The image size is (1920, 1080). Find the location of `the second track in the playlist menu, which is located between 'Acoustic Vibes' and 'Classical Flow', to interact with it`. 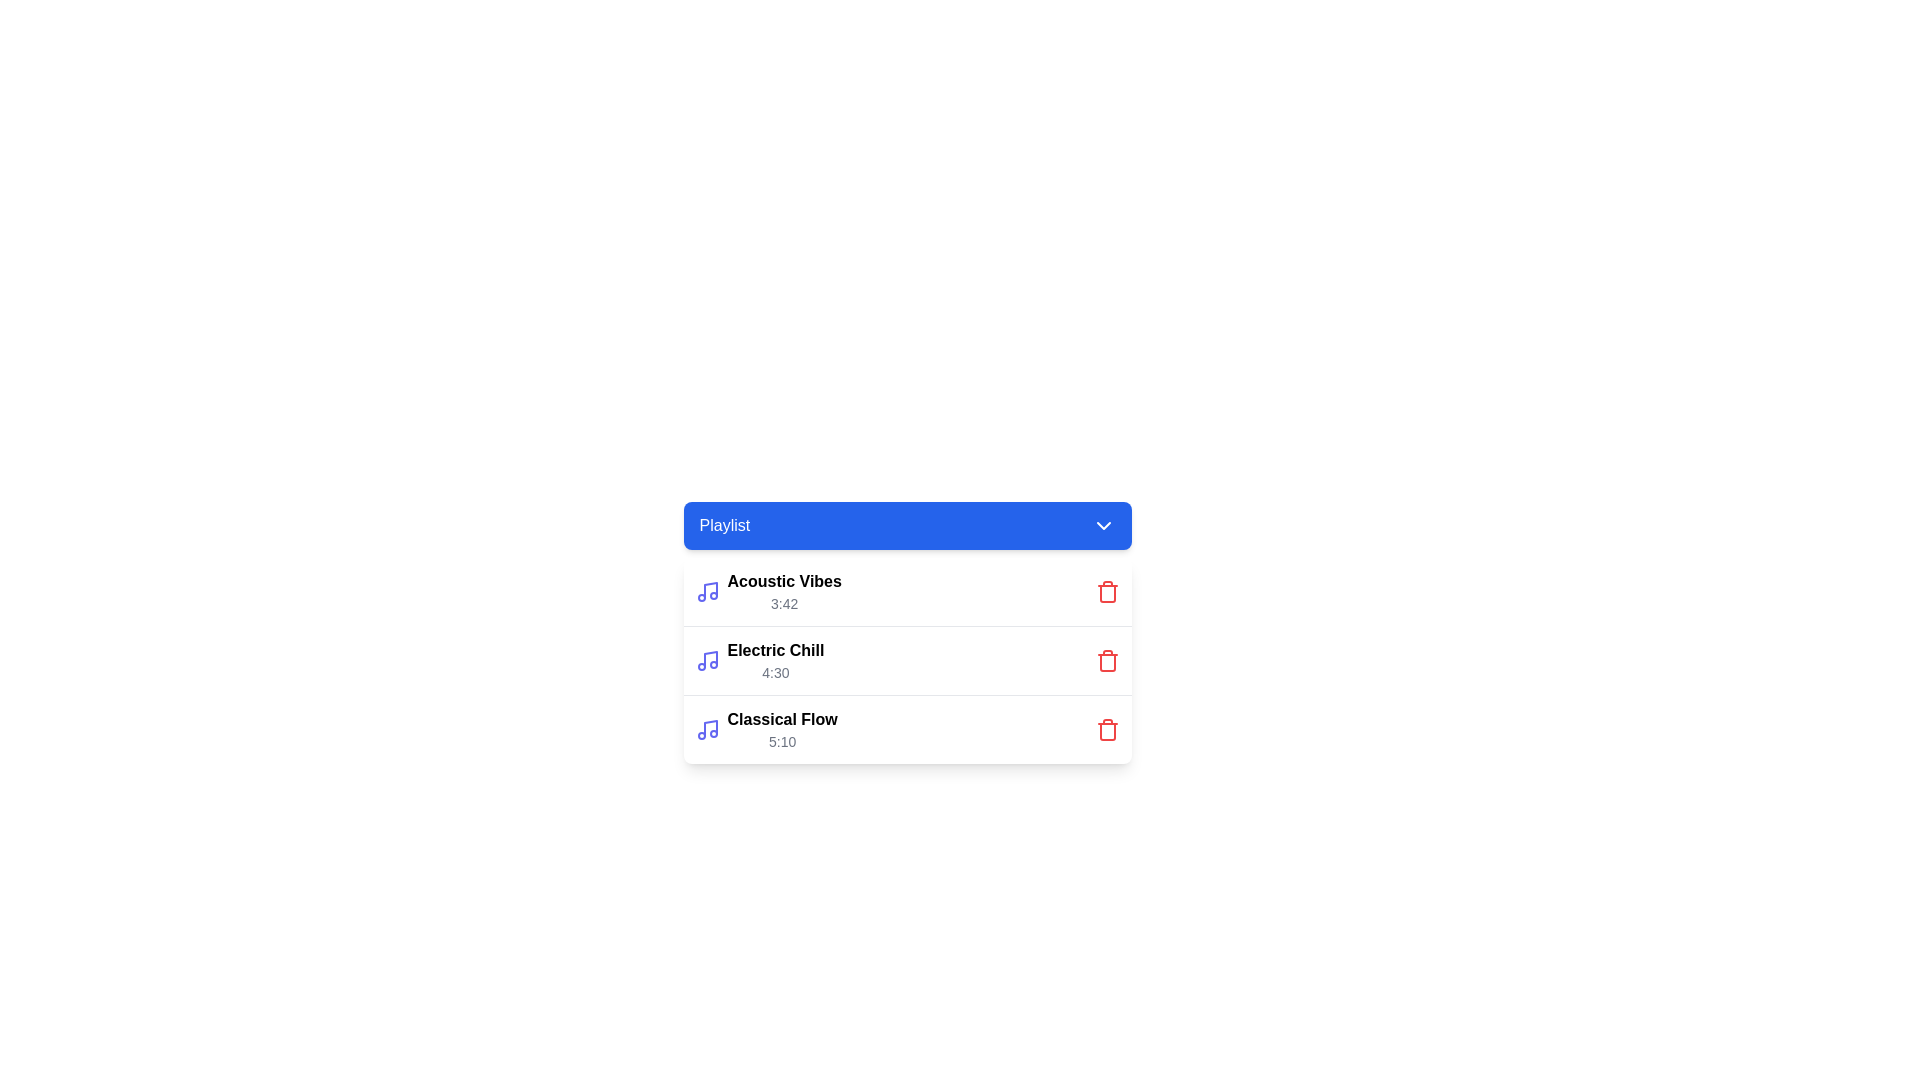

the second track in the playlist menu, which is located between 'Acoustic Vibes' and 'Classical Flow', to interact with it is located at coordinates (906, 660).